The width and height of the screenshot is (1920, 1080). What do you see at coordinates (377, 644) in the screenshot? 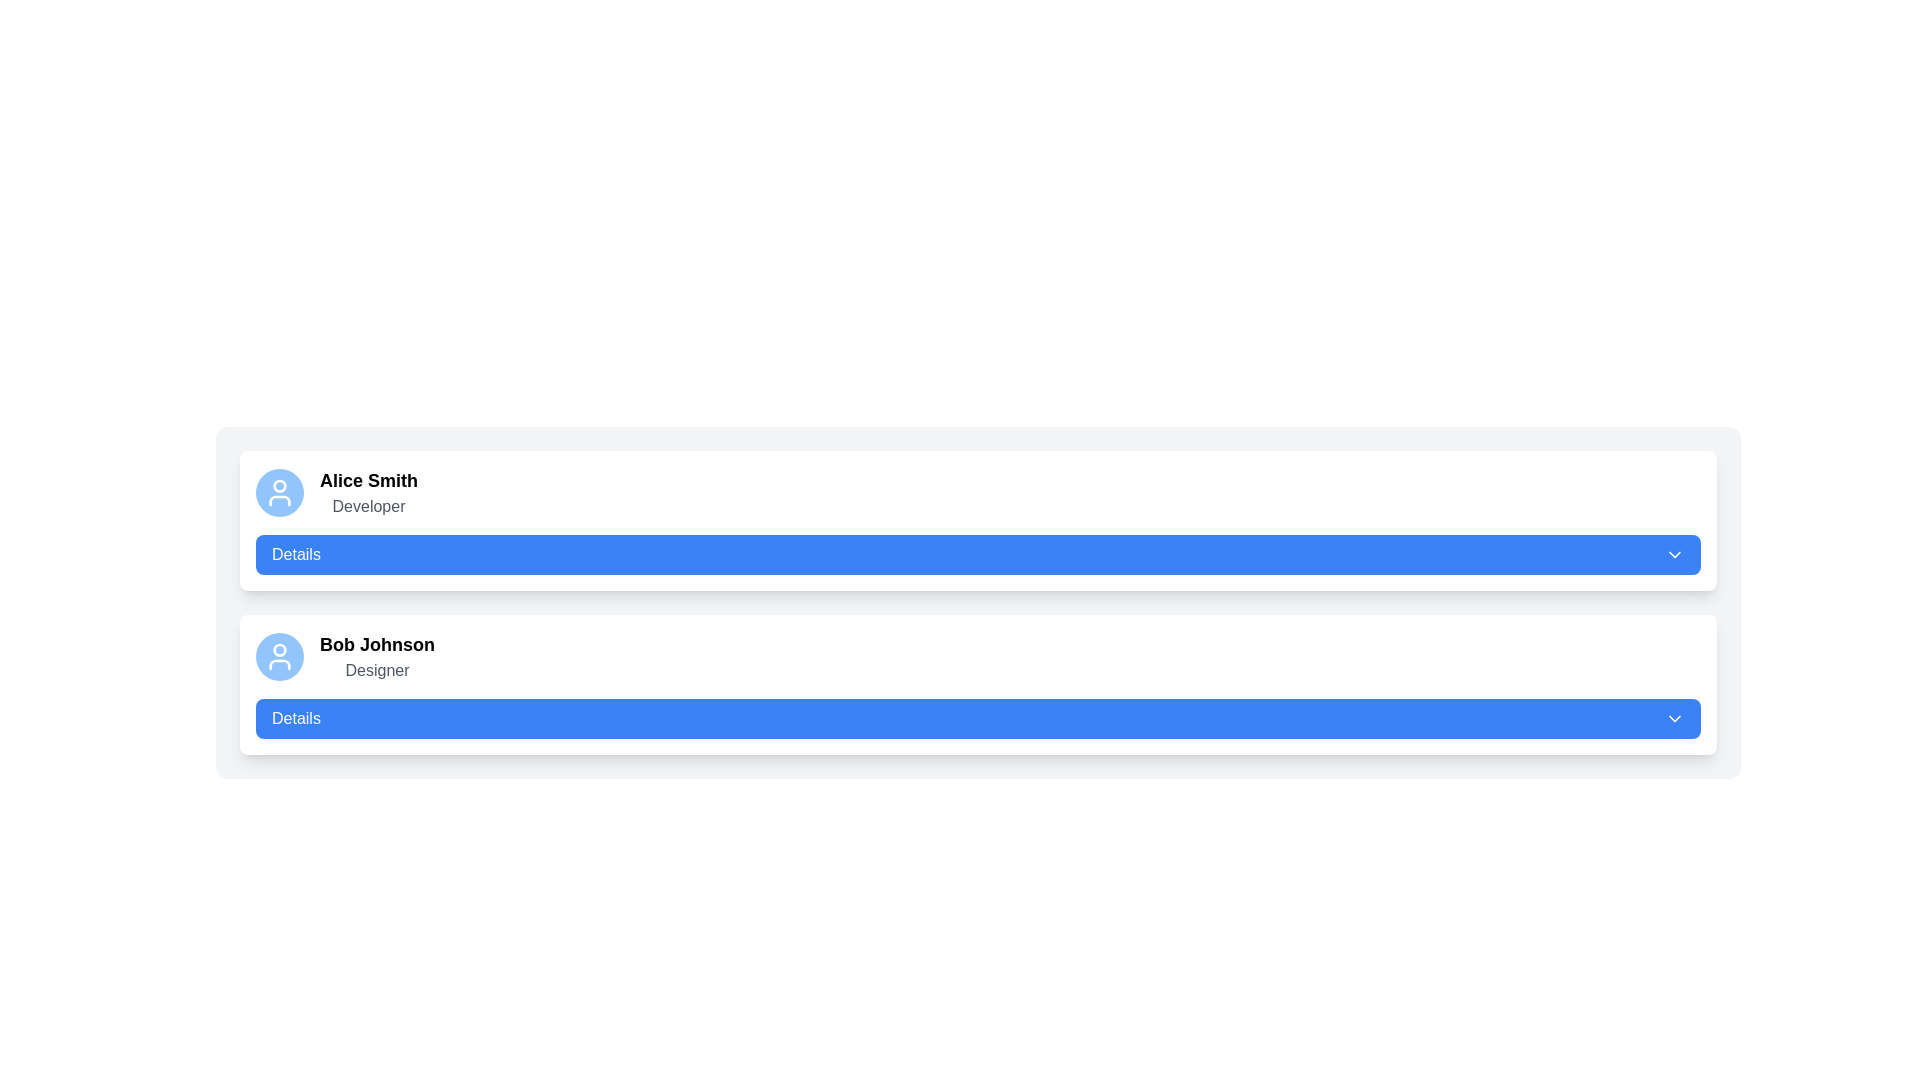
I see `the Text label displaying a person's name` at bounding box center [377, 644].